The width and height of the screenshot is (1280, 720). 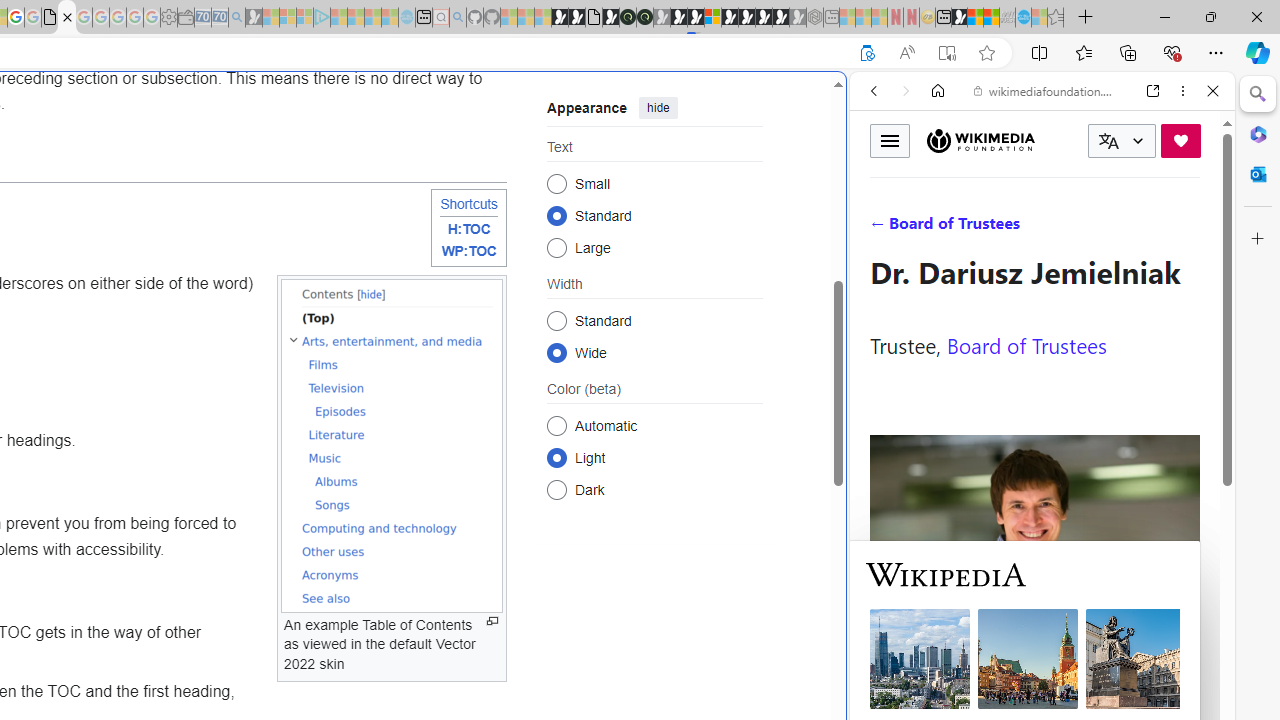 What do you see at coordinates (168, 17) in the screenshot?
I see `'Settings - Sleeping'` at bounding box center [168, 17].